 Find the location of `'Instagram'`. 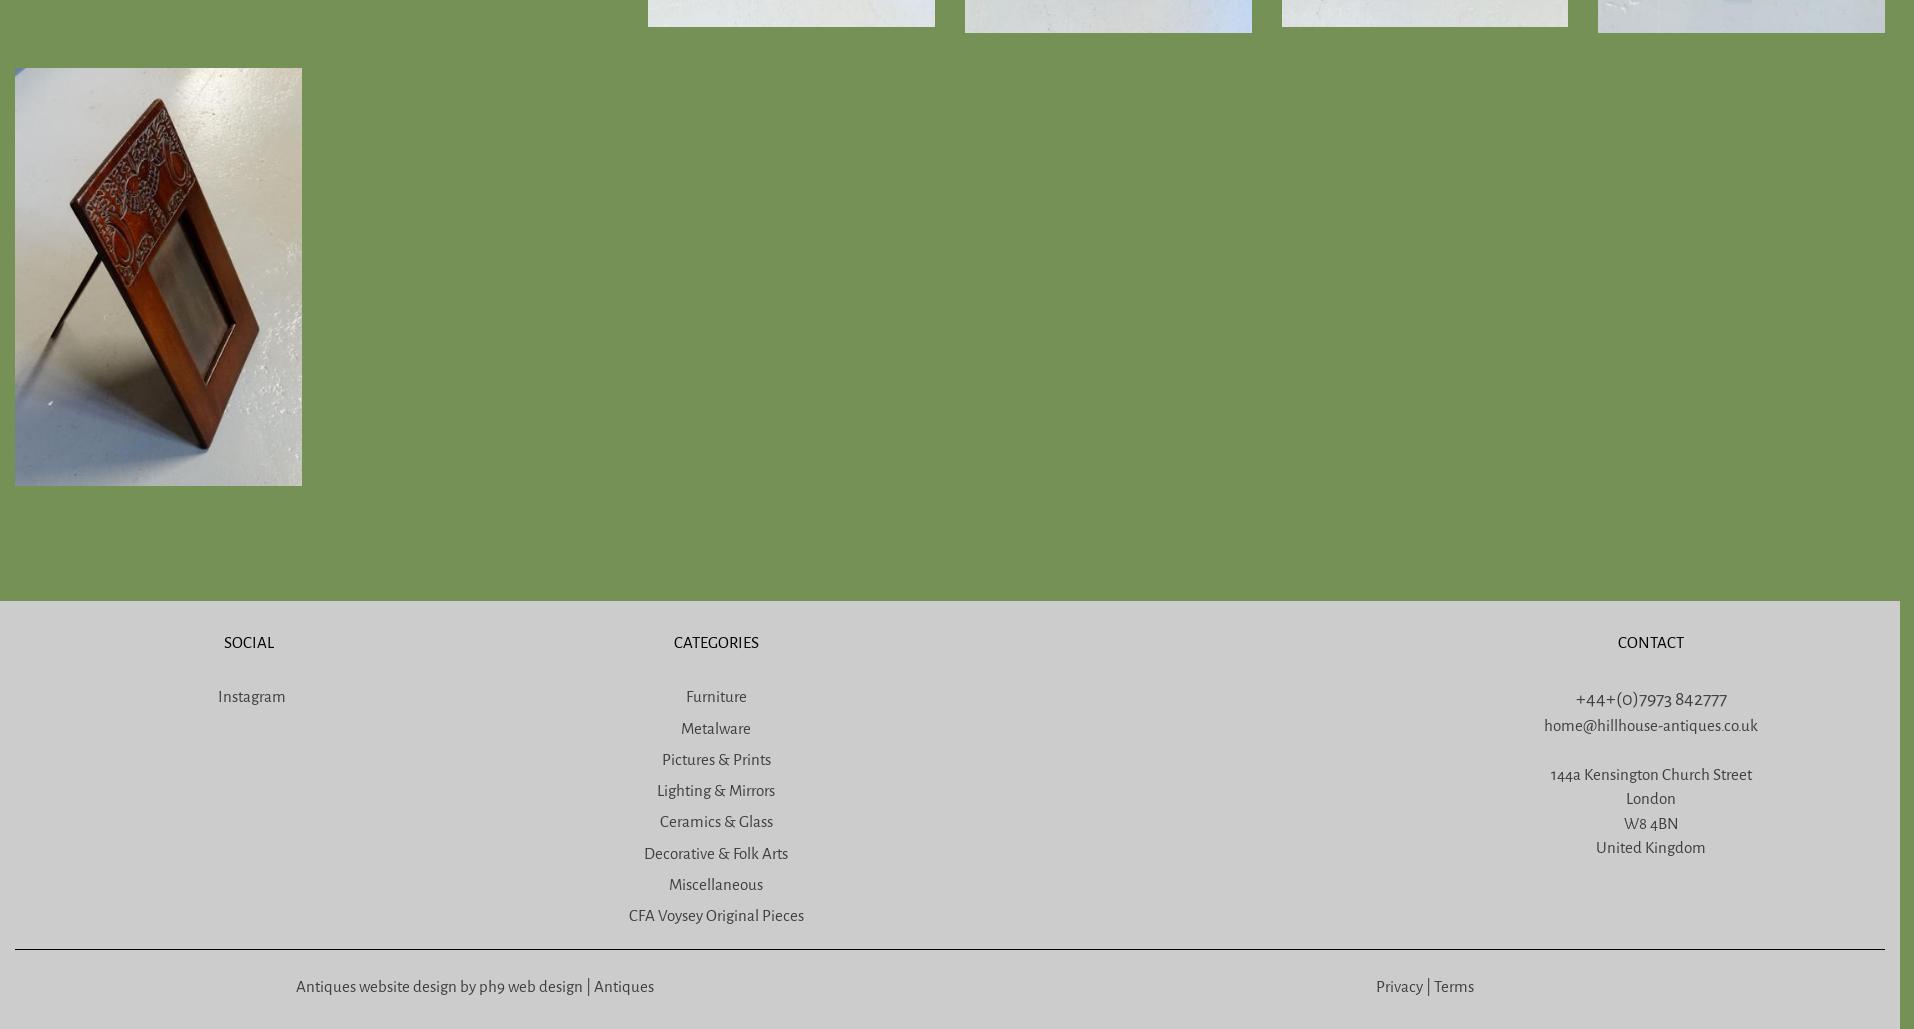

'Instagram' is located at coordinates (247, 696).